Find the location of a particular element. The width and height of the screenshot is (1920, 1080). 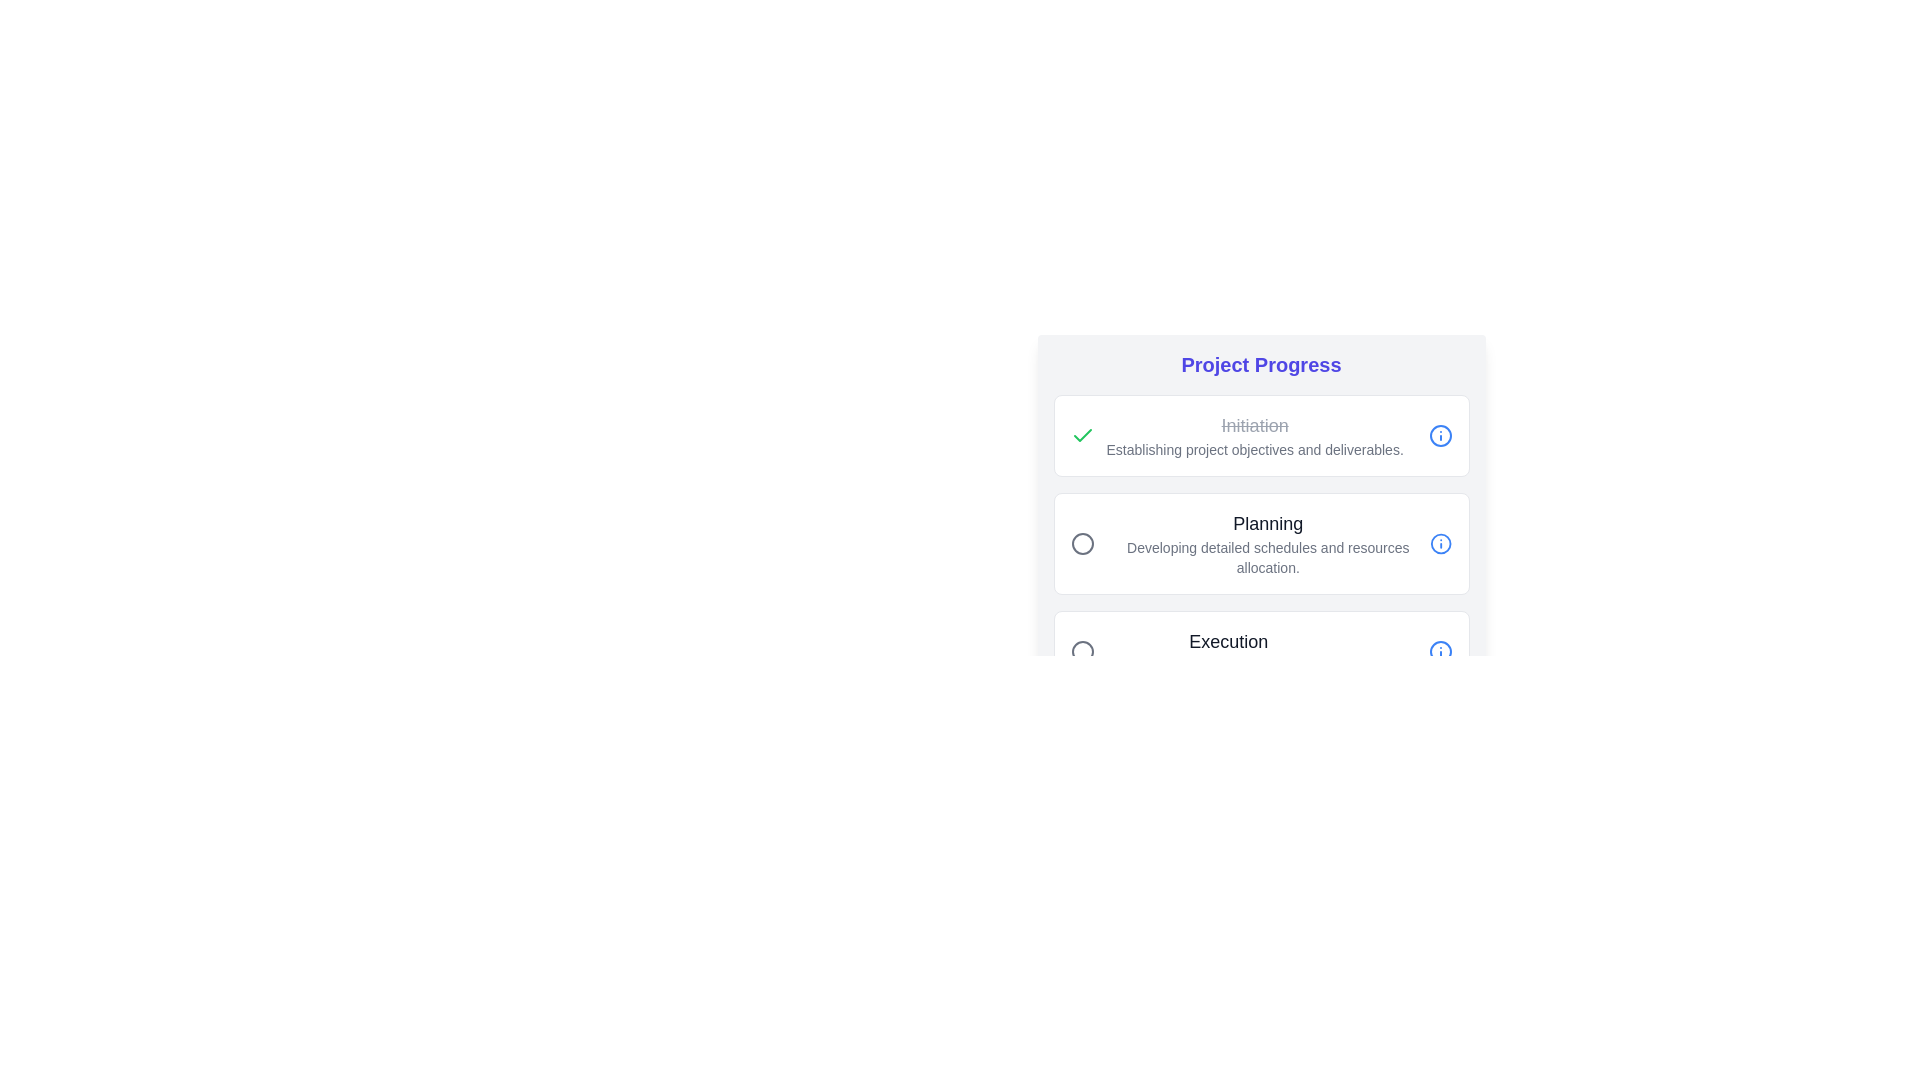

the information icon for the Planning phase to view its details is located at coordinates (1441, 543).